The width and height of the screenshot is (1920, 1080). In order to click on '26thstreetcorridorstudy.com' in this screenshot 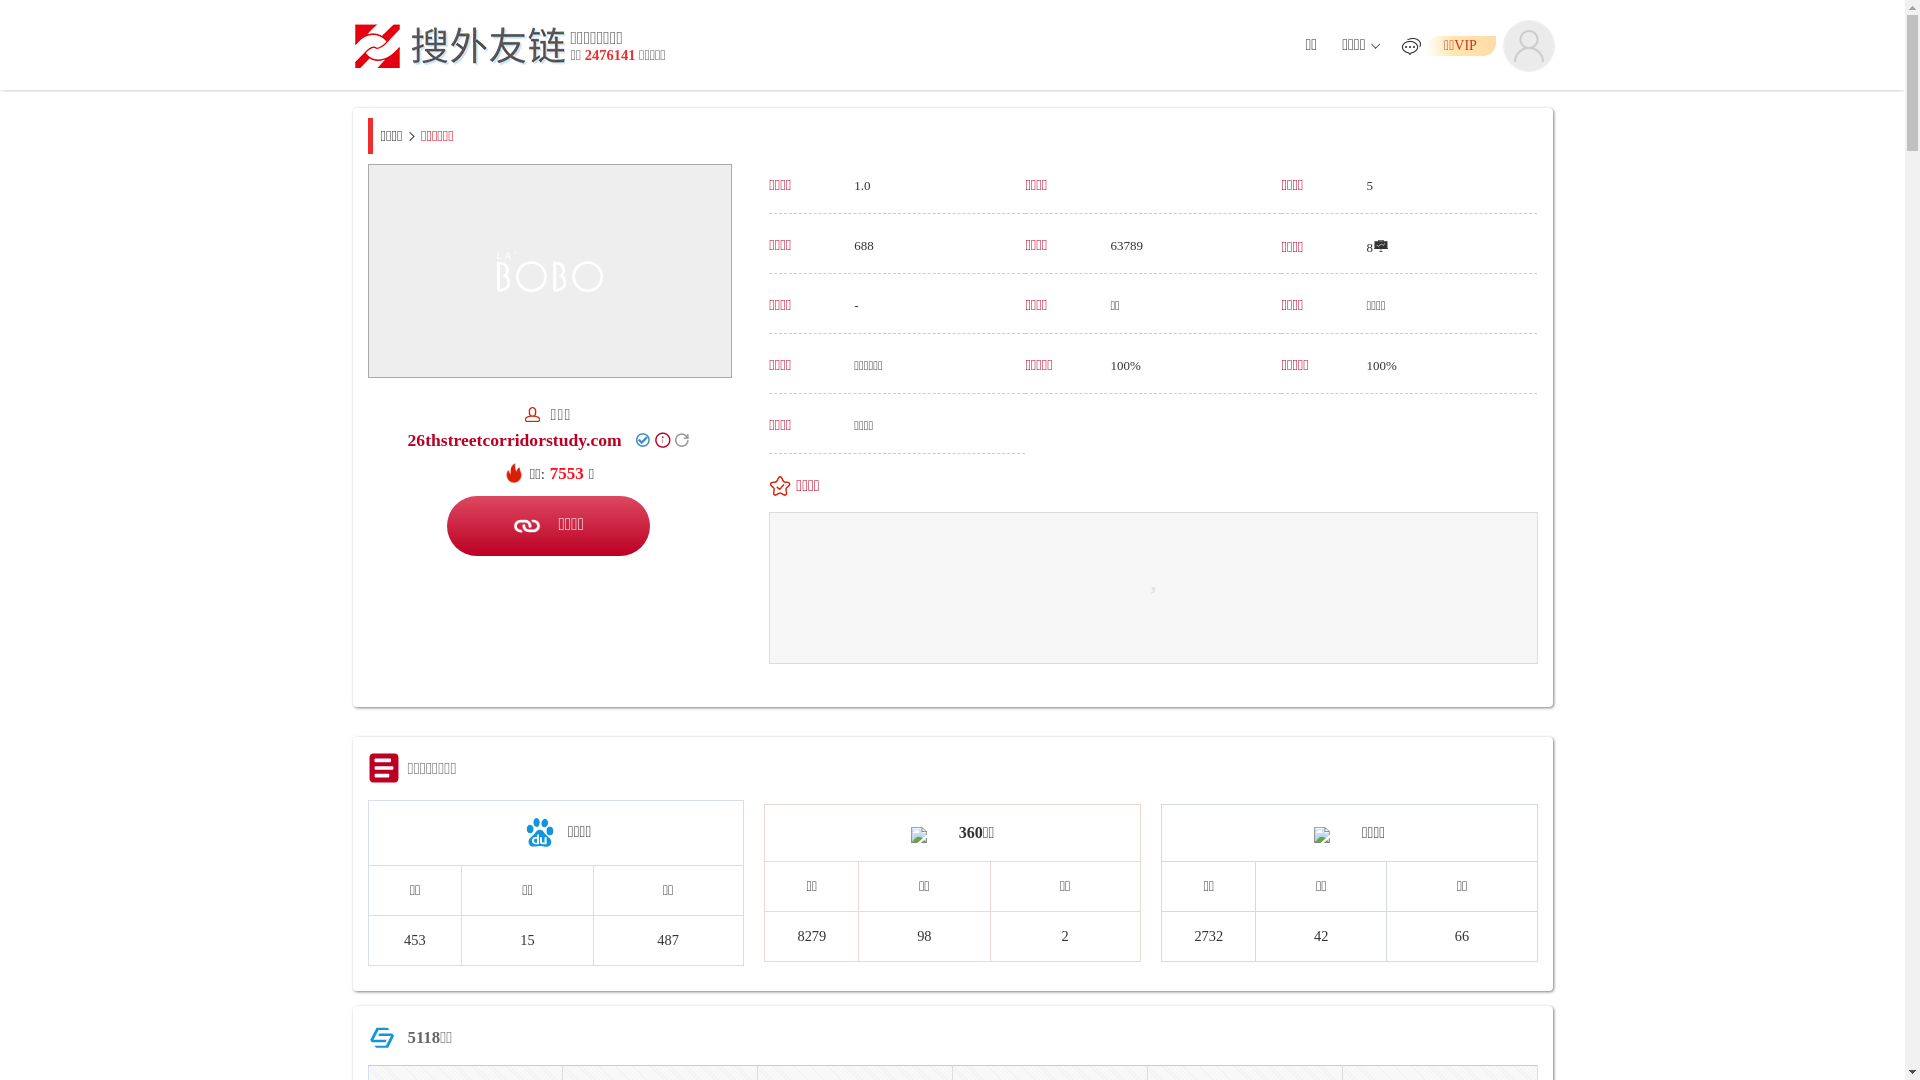, I will do `click(407, 438)`.